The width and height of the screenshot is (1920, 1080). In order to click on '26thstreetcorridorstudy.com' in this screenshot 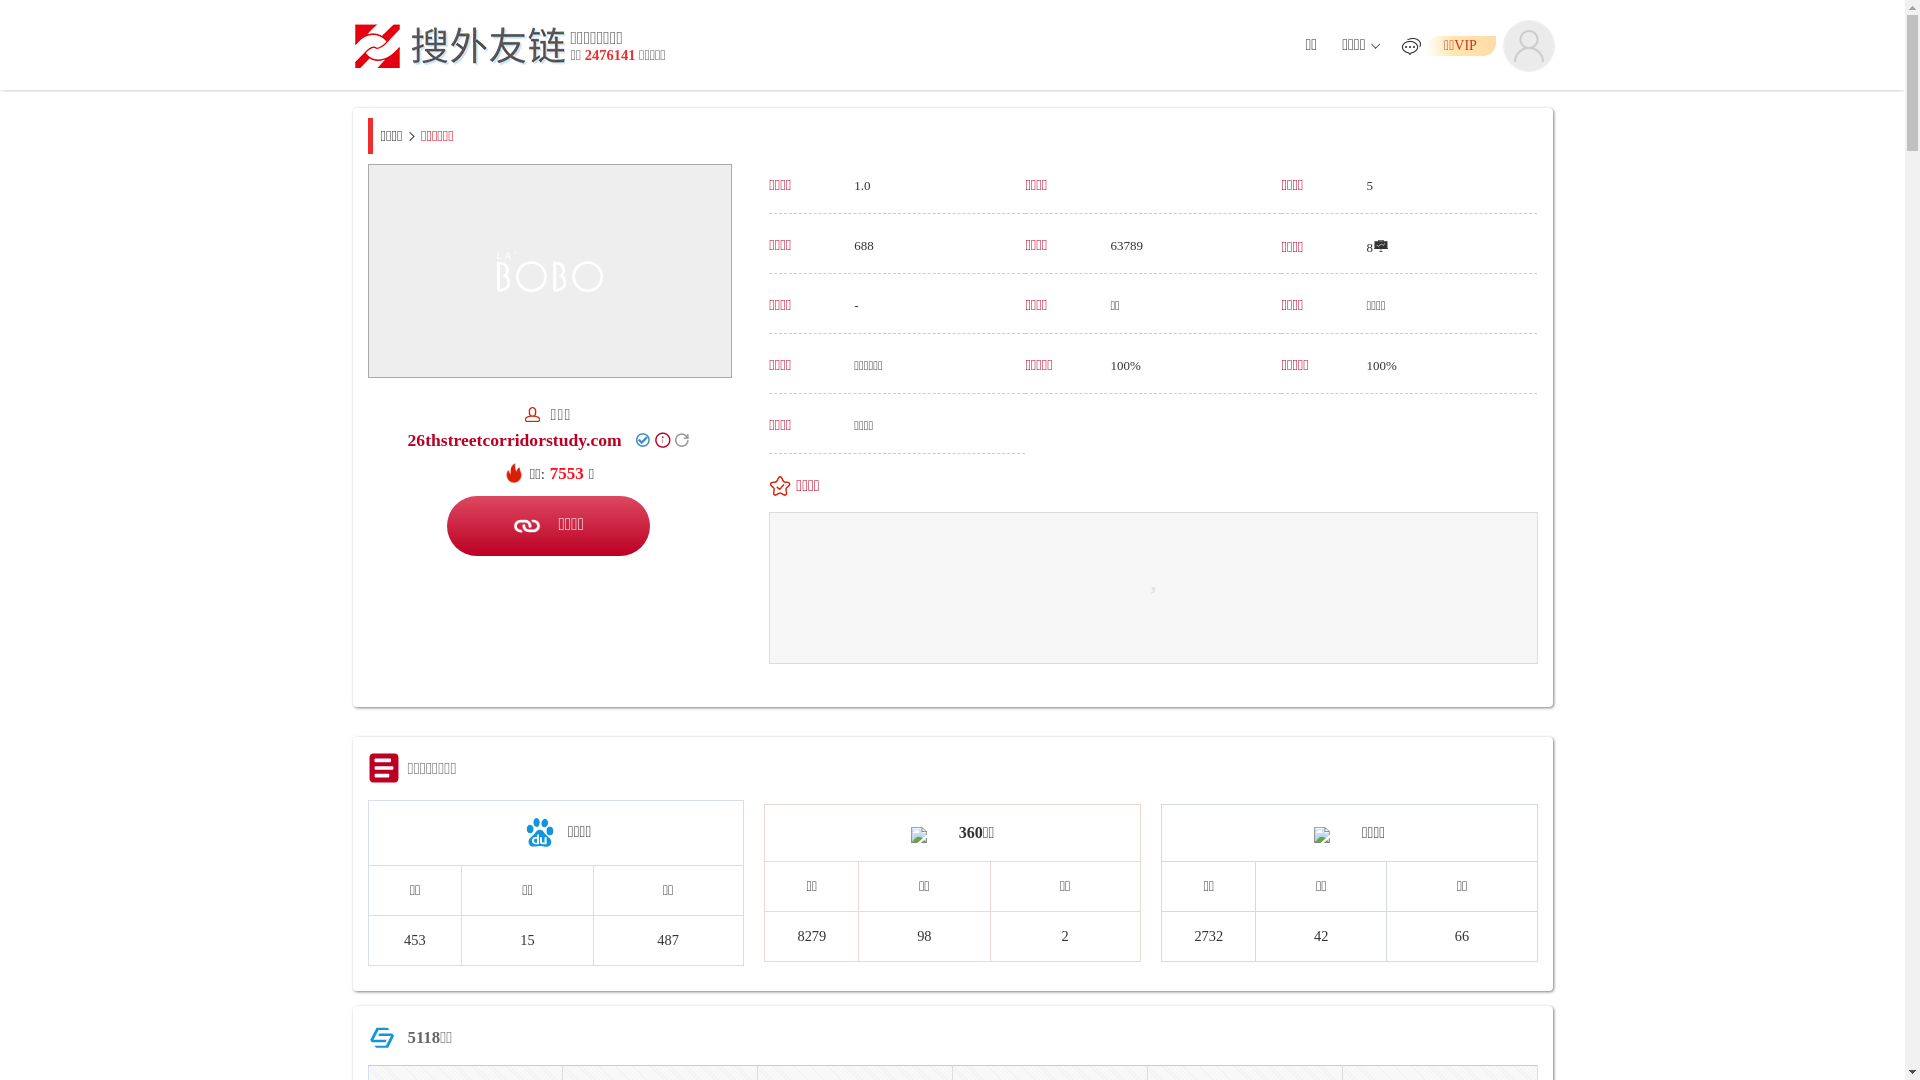, I will do `click(407, 438)`.